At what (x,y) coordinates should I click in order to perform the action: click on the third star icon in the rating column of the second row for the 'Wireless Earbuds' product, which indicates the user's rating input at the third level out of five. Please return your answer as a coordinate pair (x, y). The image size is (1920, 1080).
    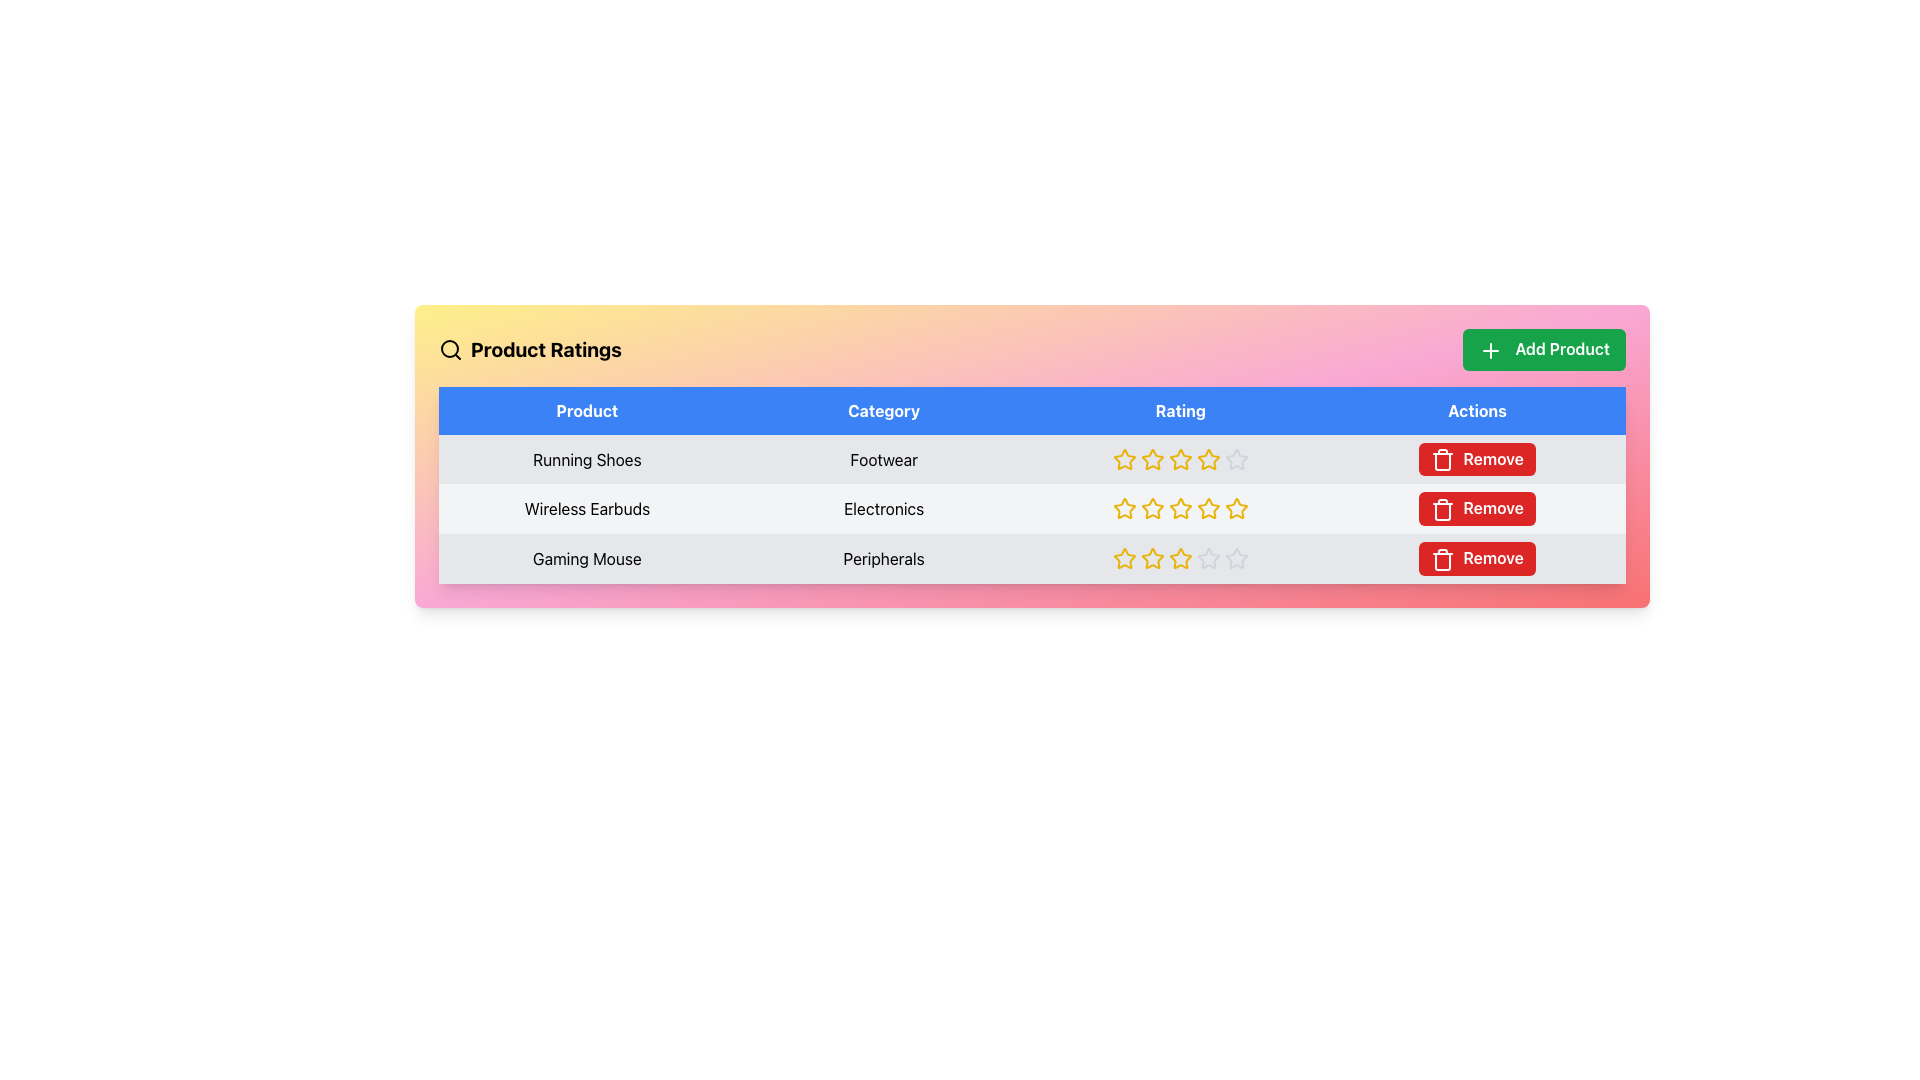
    Looking at the image, I should click on (1180, 507).